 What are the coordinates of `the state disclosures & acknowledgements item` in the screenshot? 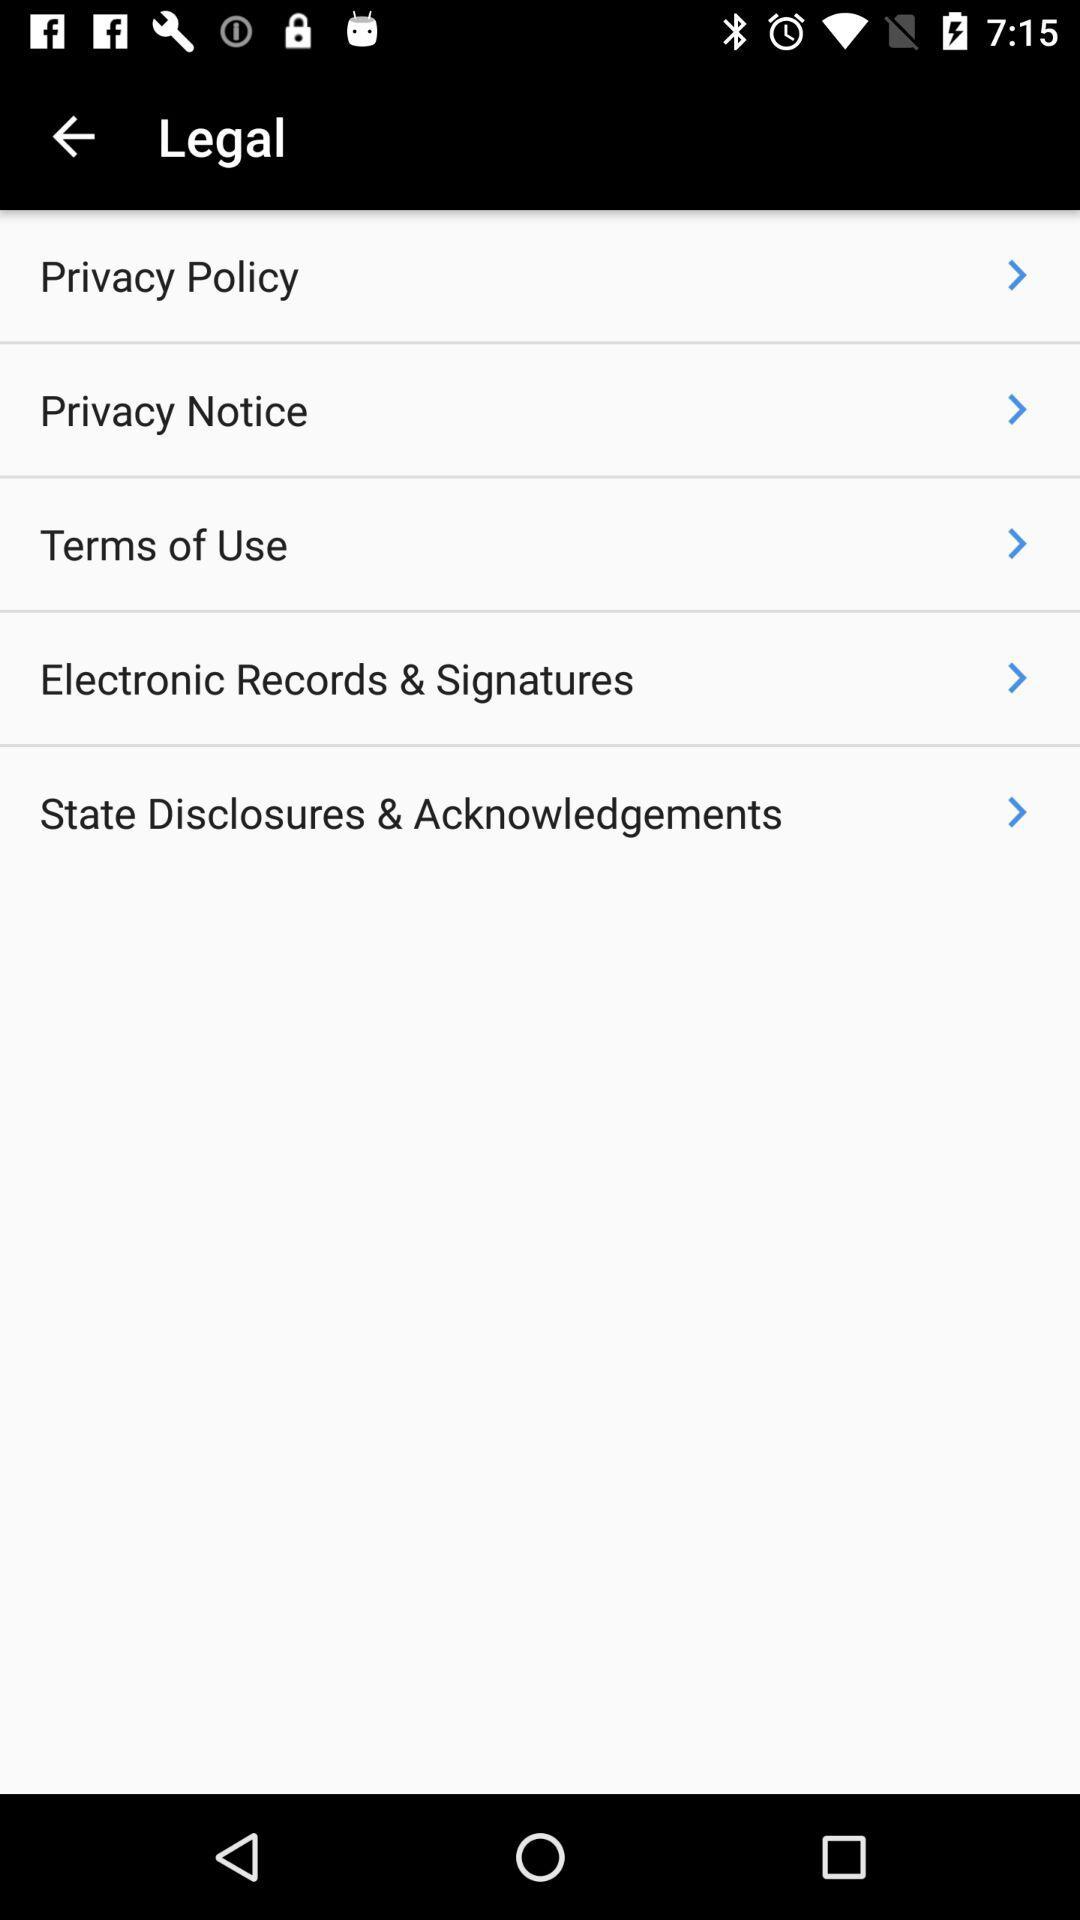 It's located at (410, 812).